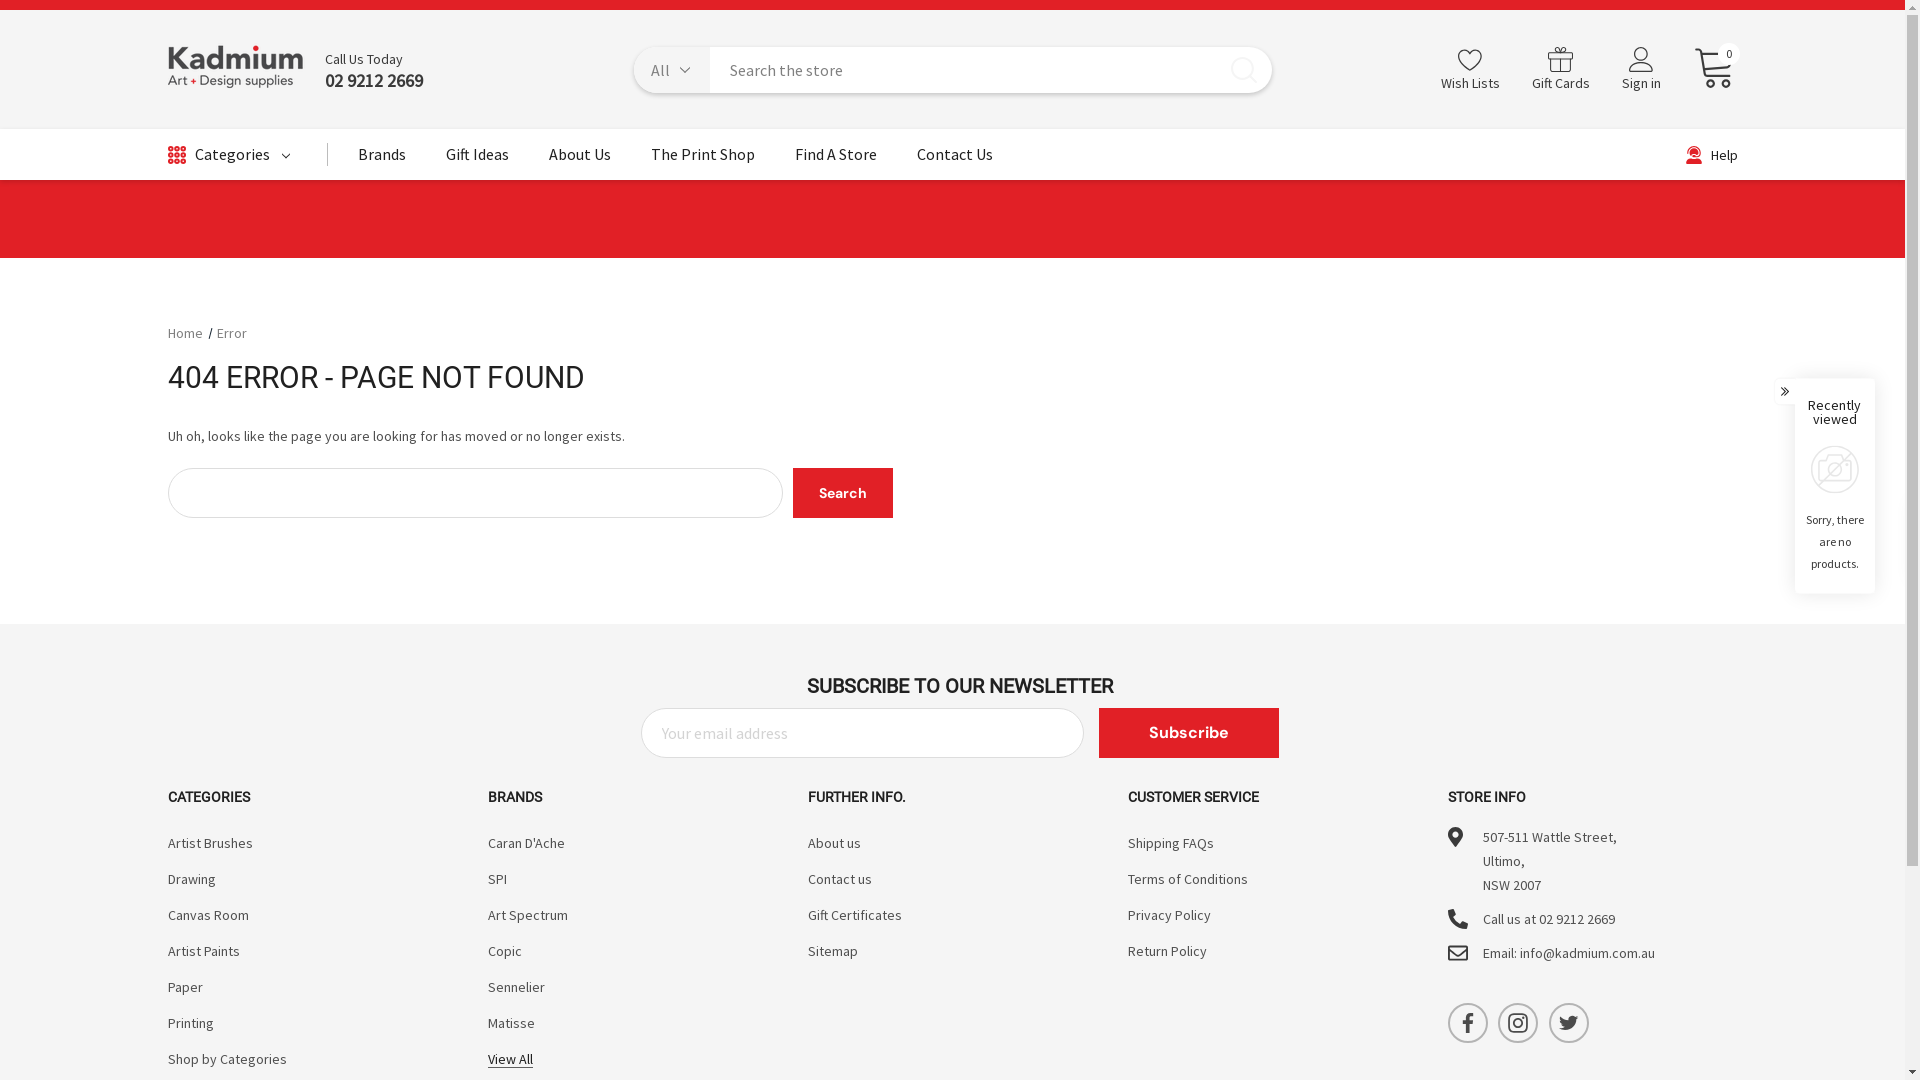 This screenshot has width=1920, height=1080. I want to click on 'Shipping FAQs', so click(1171, 843).